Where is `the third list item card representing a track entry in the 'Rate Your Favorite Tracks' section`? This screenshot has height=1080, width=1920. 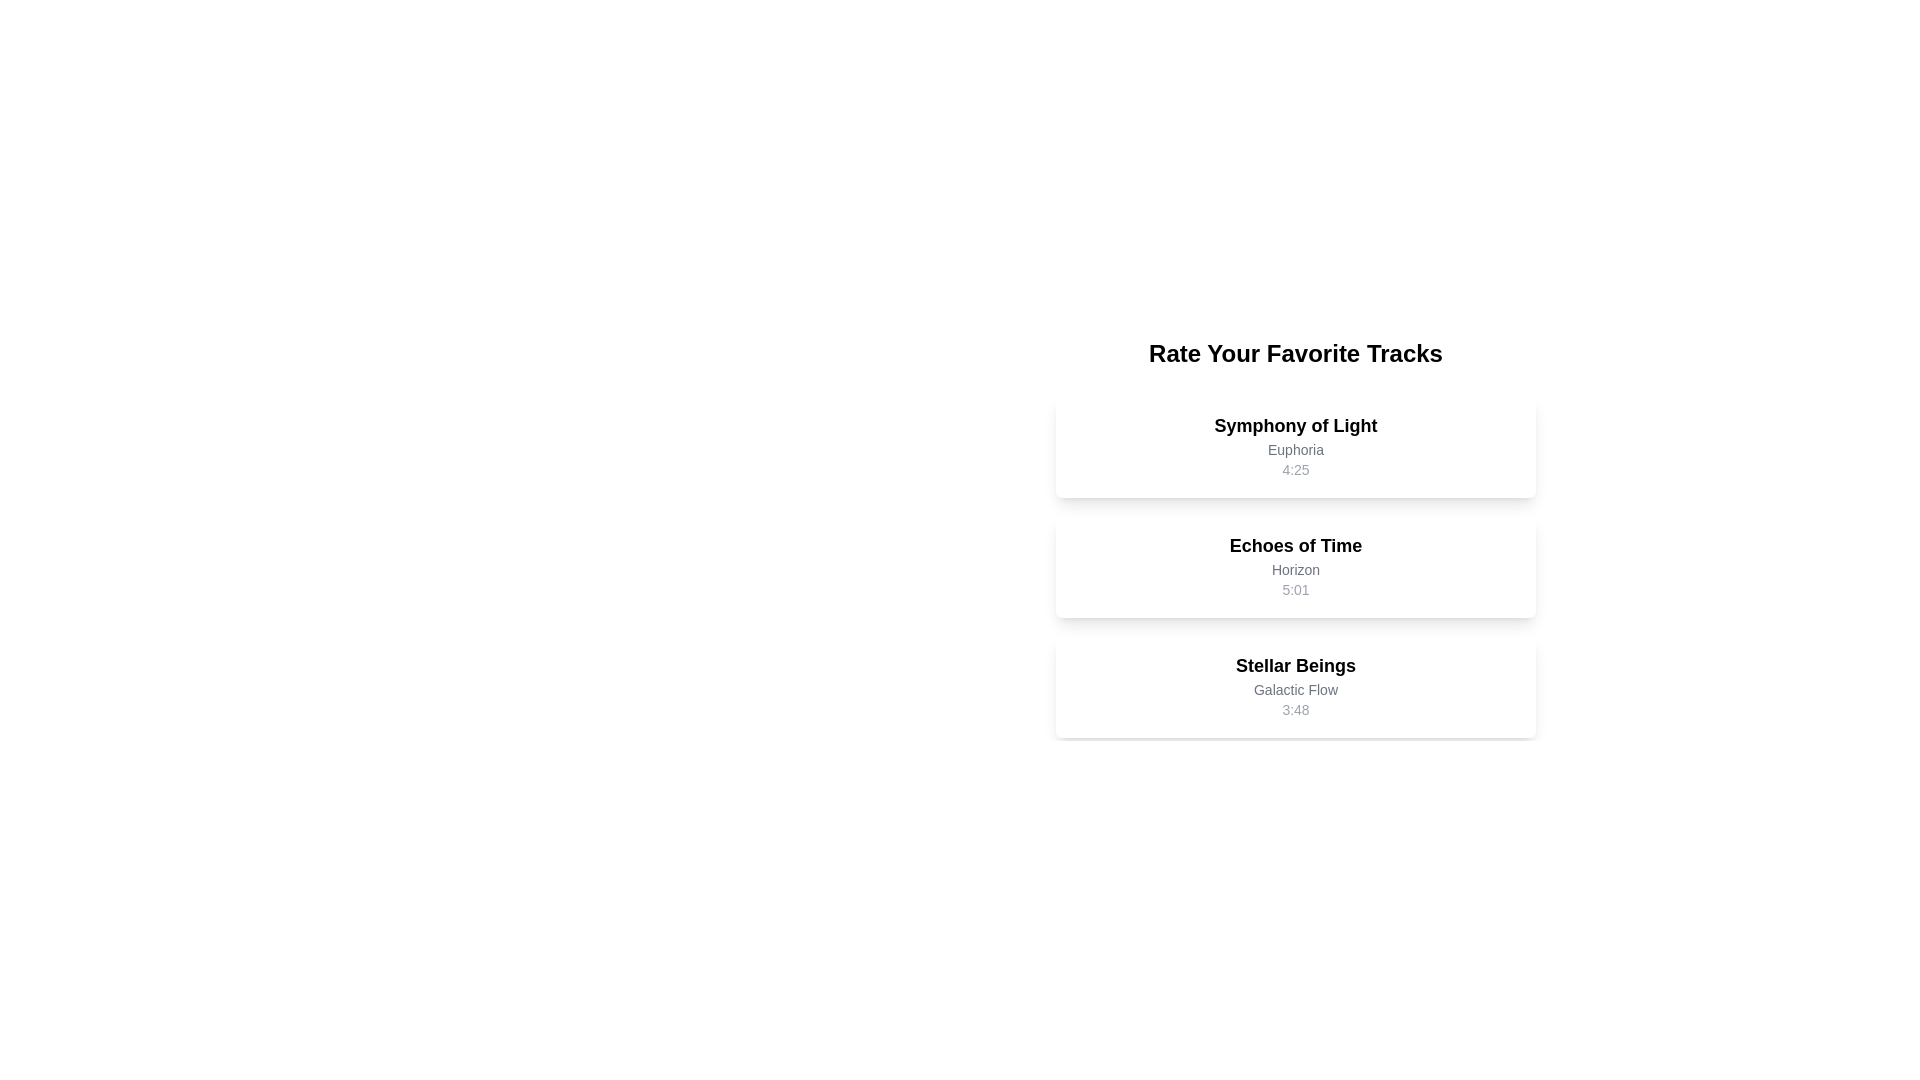
the third list item card representing a track entry in the 'Rate Your Favorite Tracks' section is located at coordinates (1296, 685).